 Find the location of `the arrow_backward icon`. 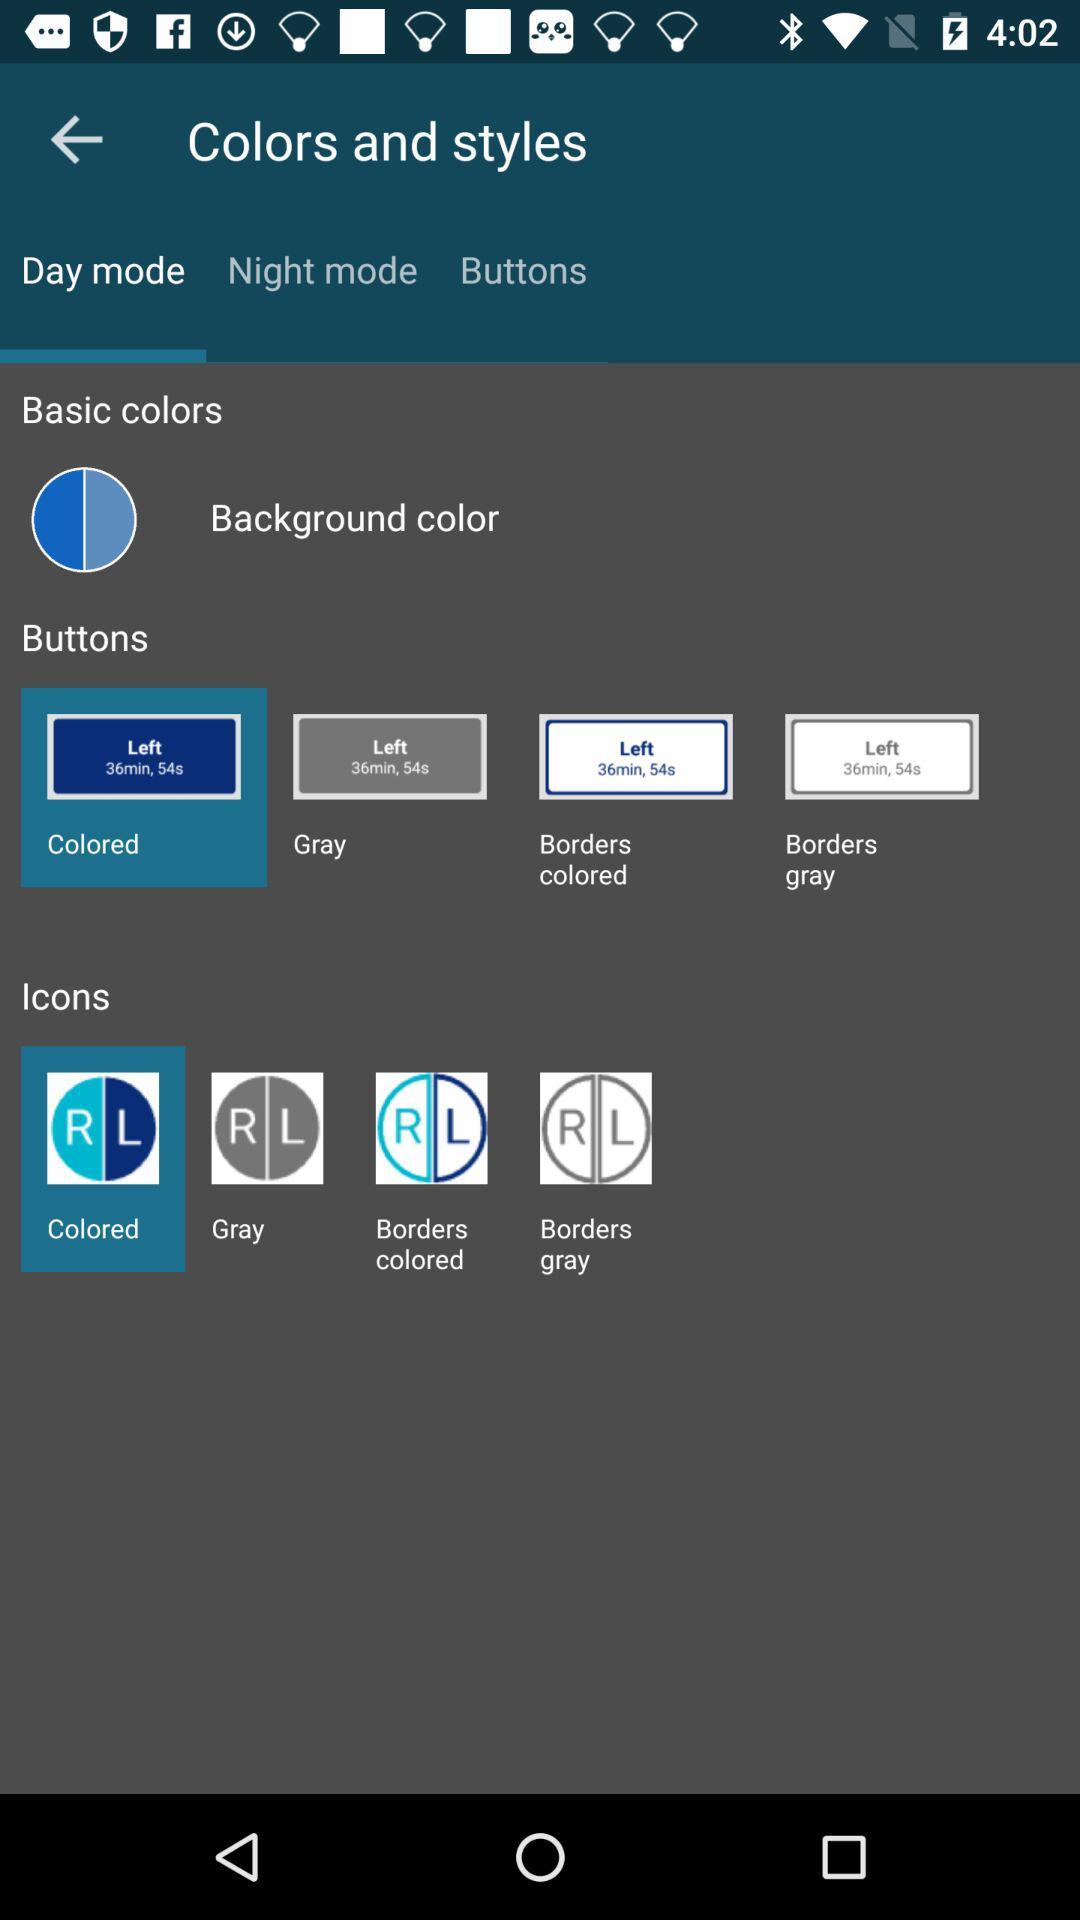

the arrow_backward icon is located at coordinates (75, 138).